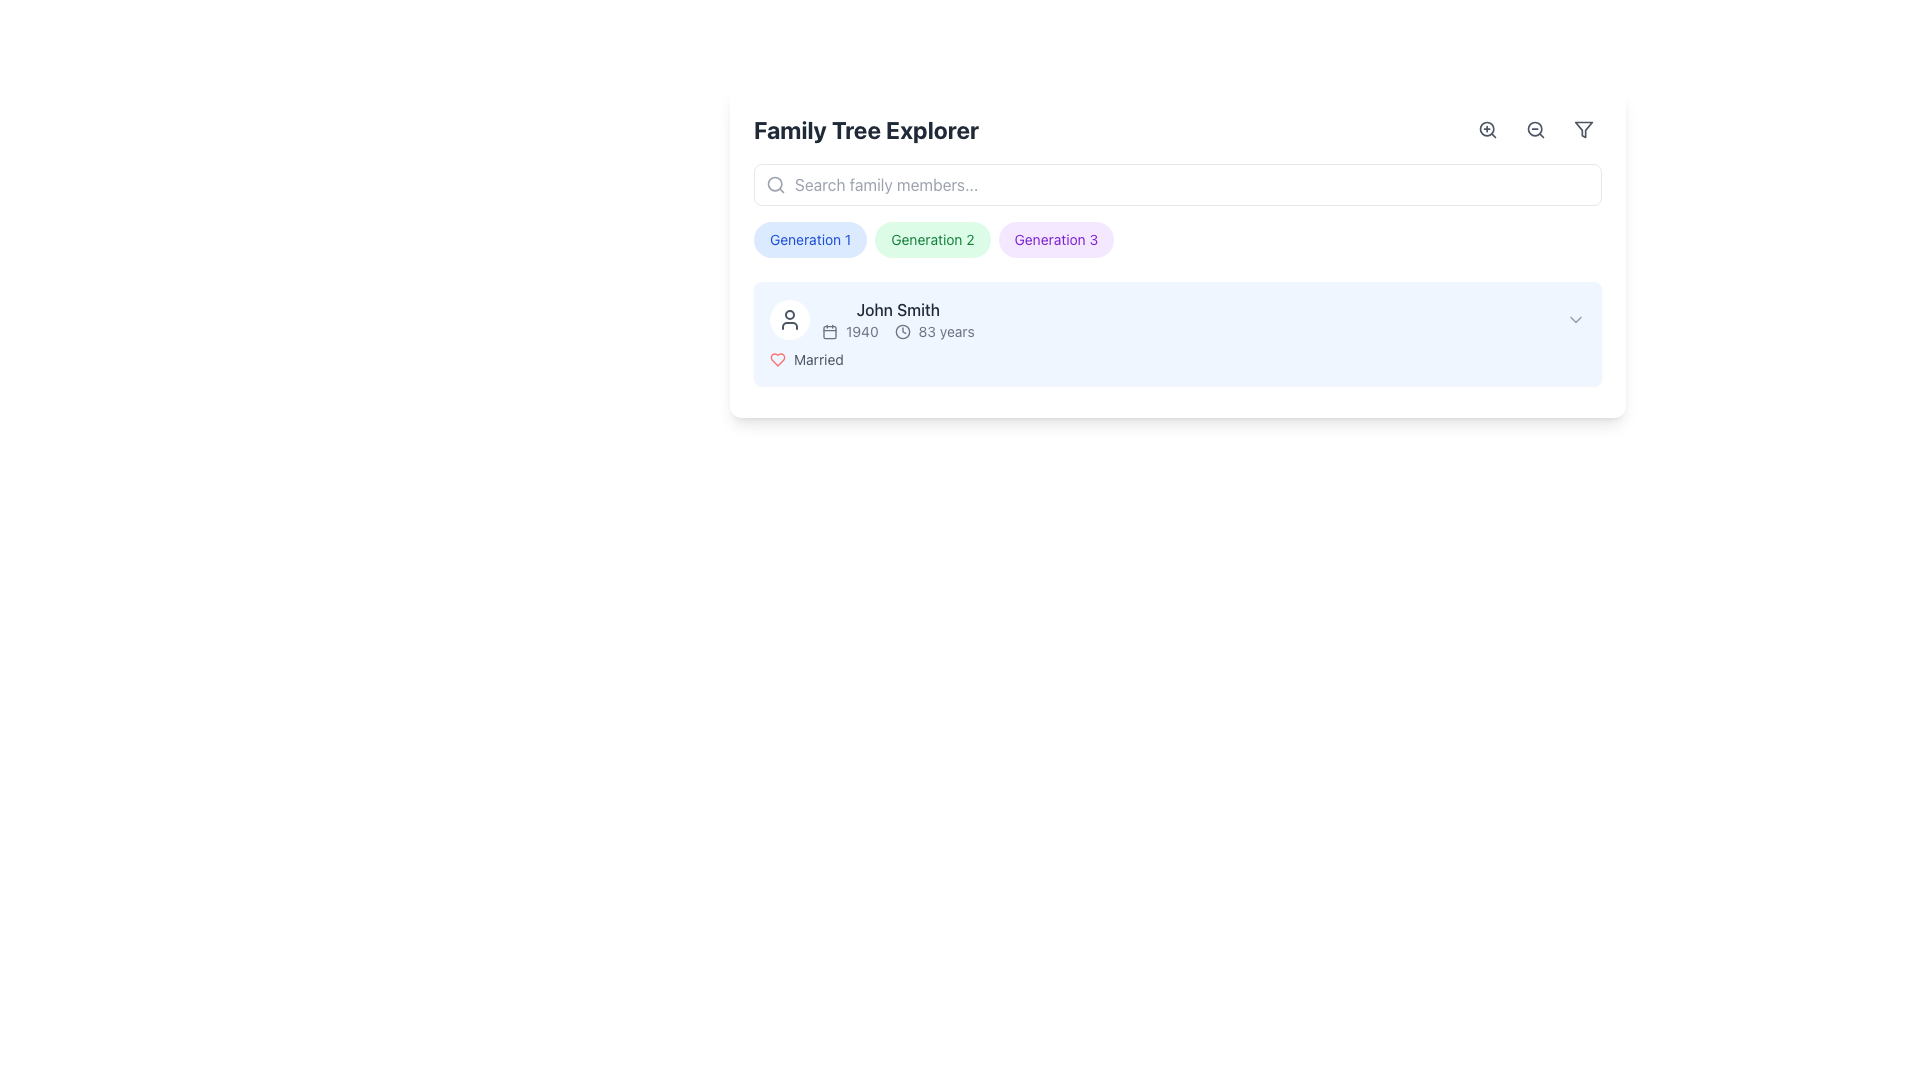 The height and width of the screenshot is (1080, 1920). Describe the element at coordinates (775, 185) in the screenshot. I see `the search icon located in the upper left section of the interface, which serves as a visual indicator for the search functionality adjacent to the input field for 'Search family members...'` at that location.